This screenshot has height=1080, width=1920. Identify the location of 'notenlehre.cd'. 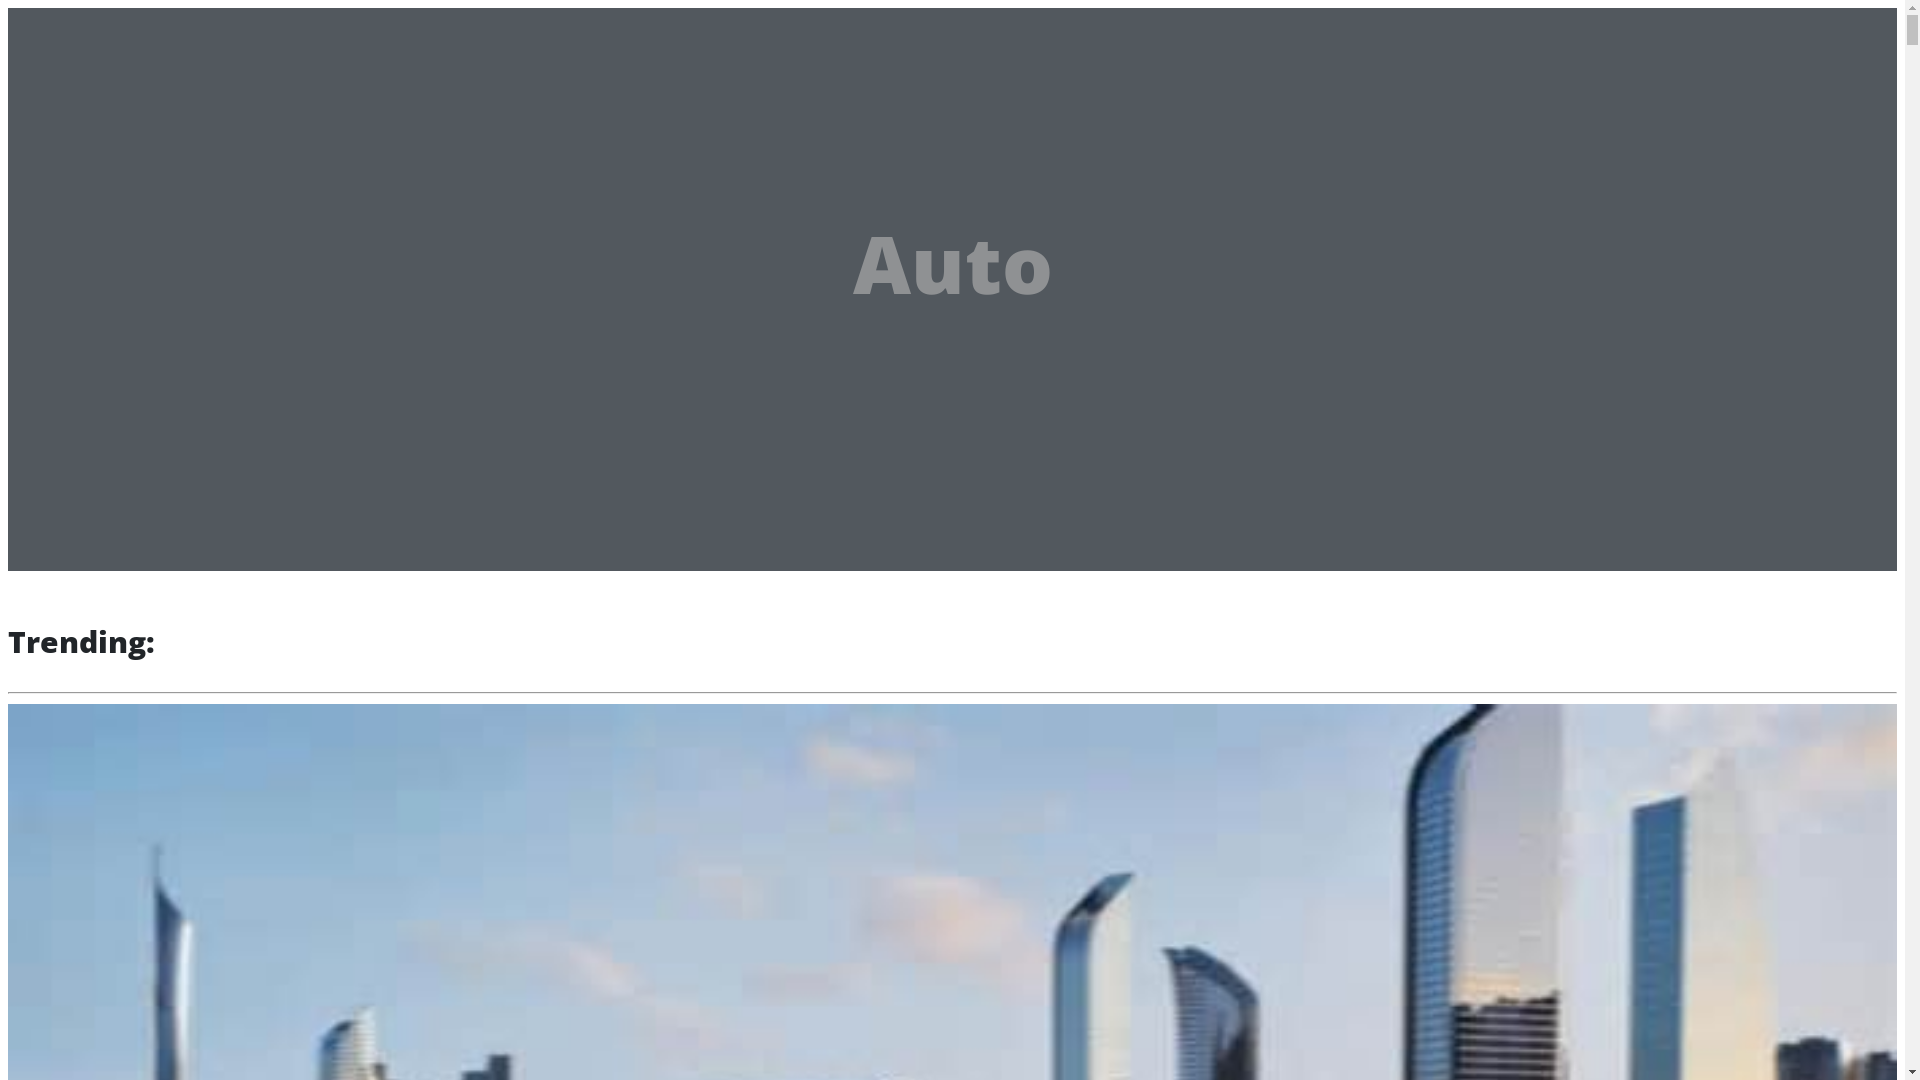
(98, 26).